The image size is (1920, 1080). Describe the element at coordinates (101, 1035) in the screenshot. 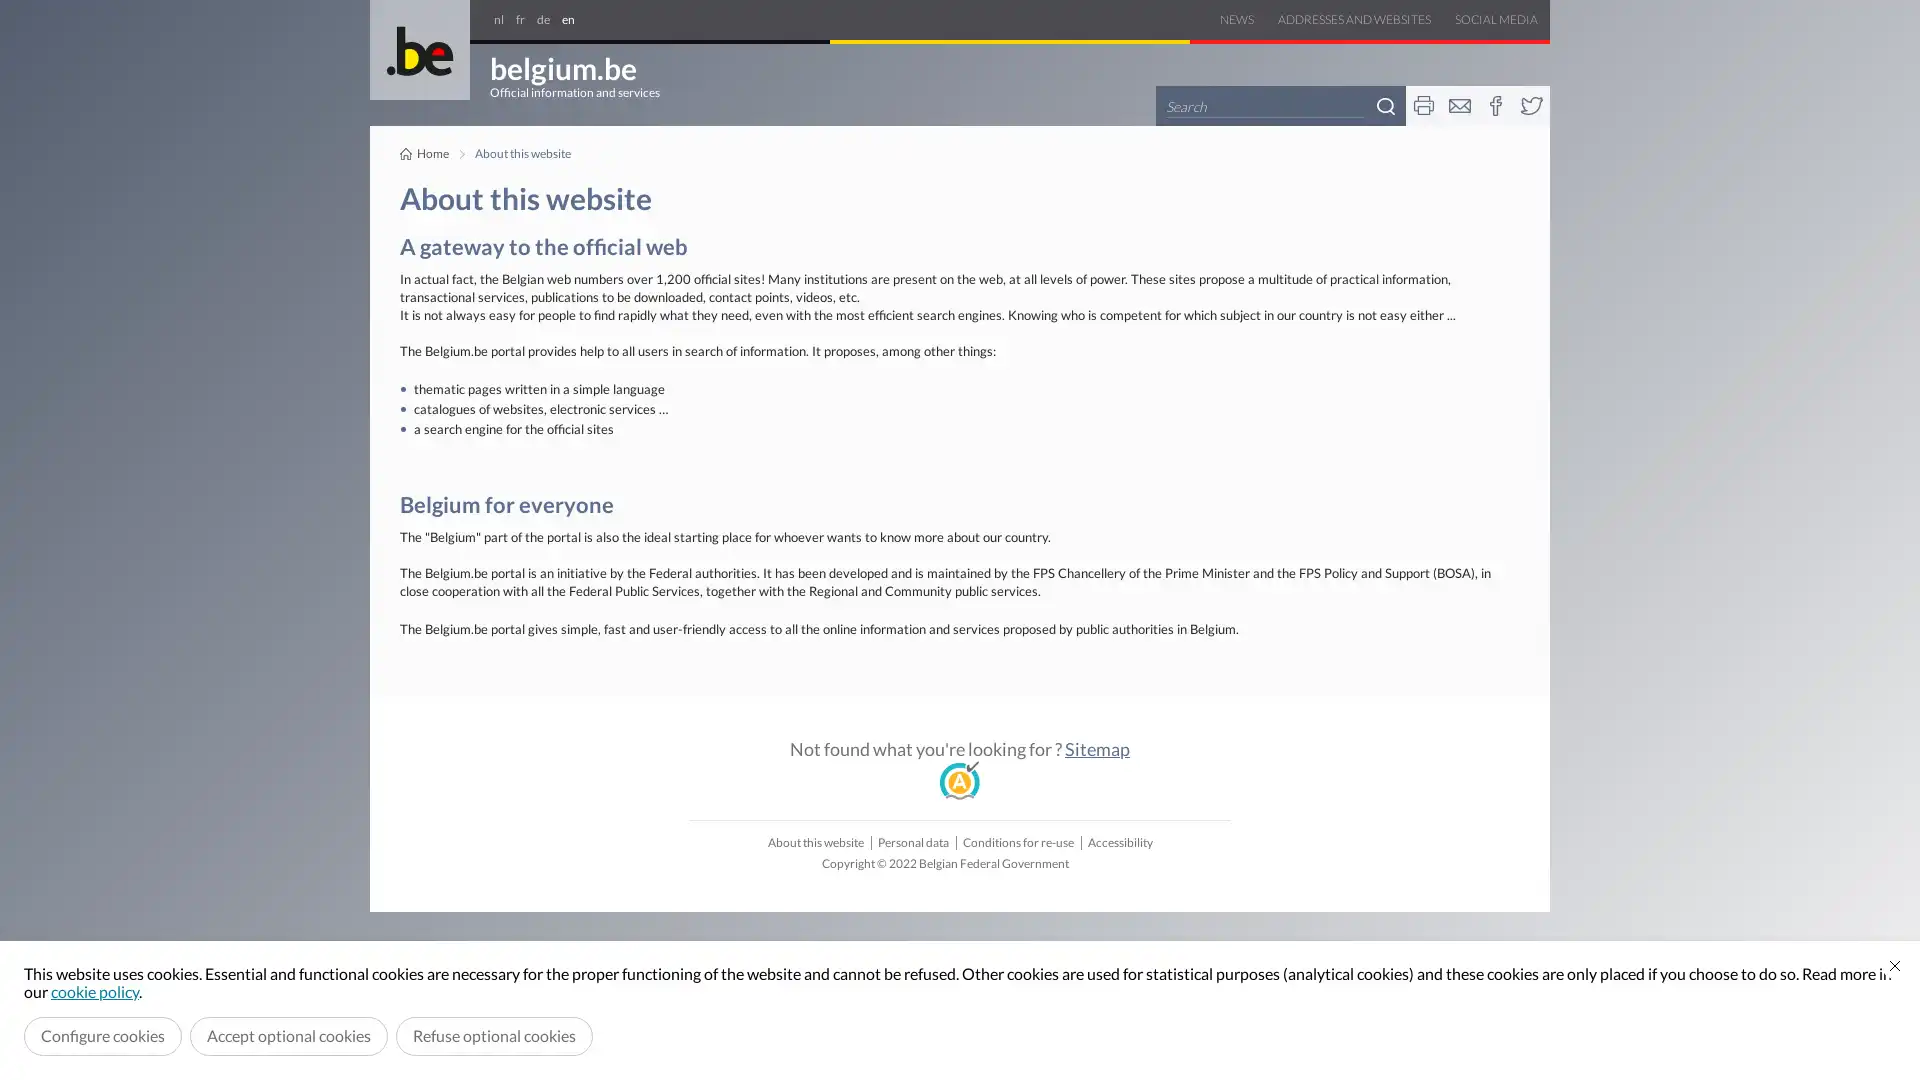

I see `Configure cookies` at that location.